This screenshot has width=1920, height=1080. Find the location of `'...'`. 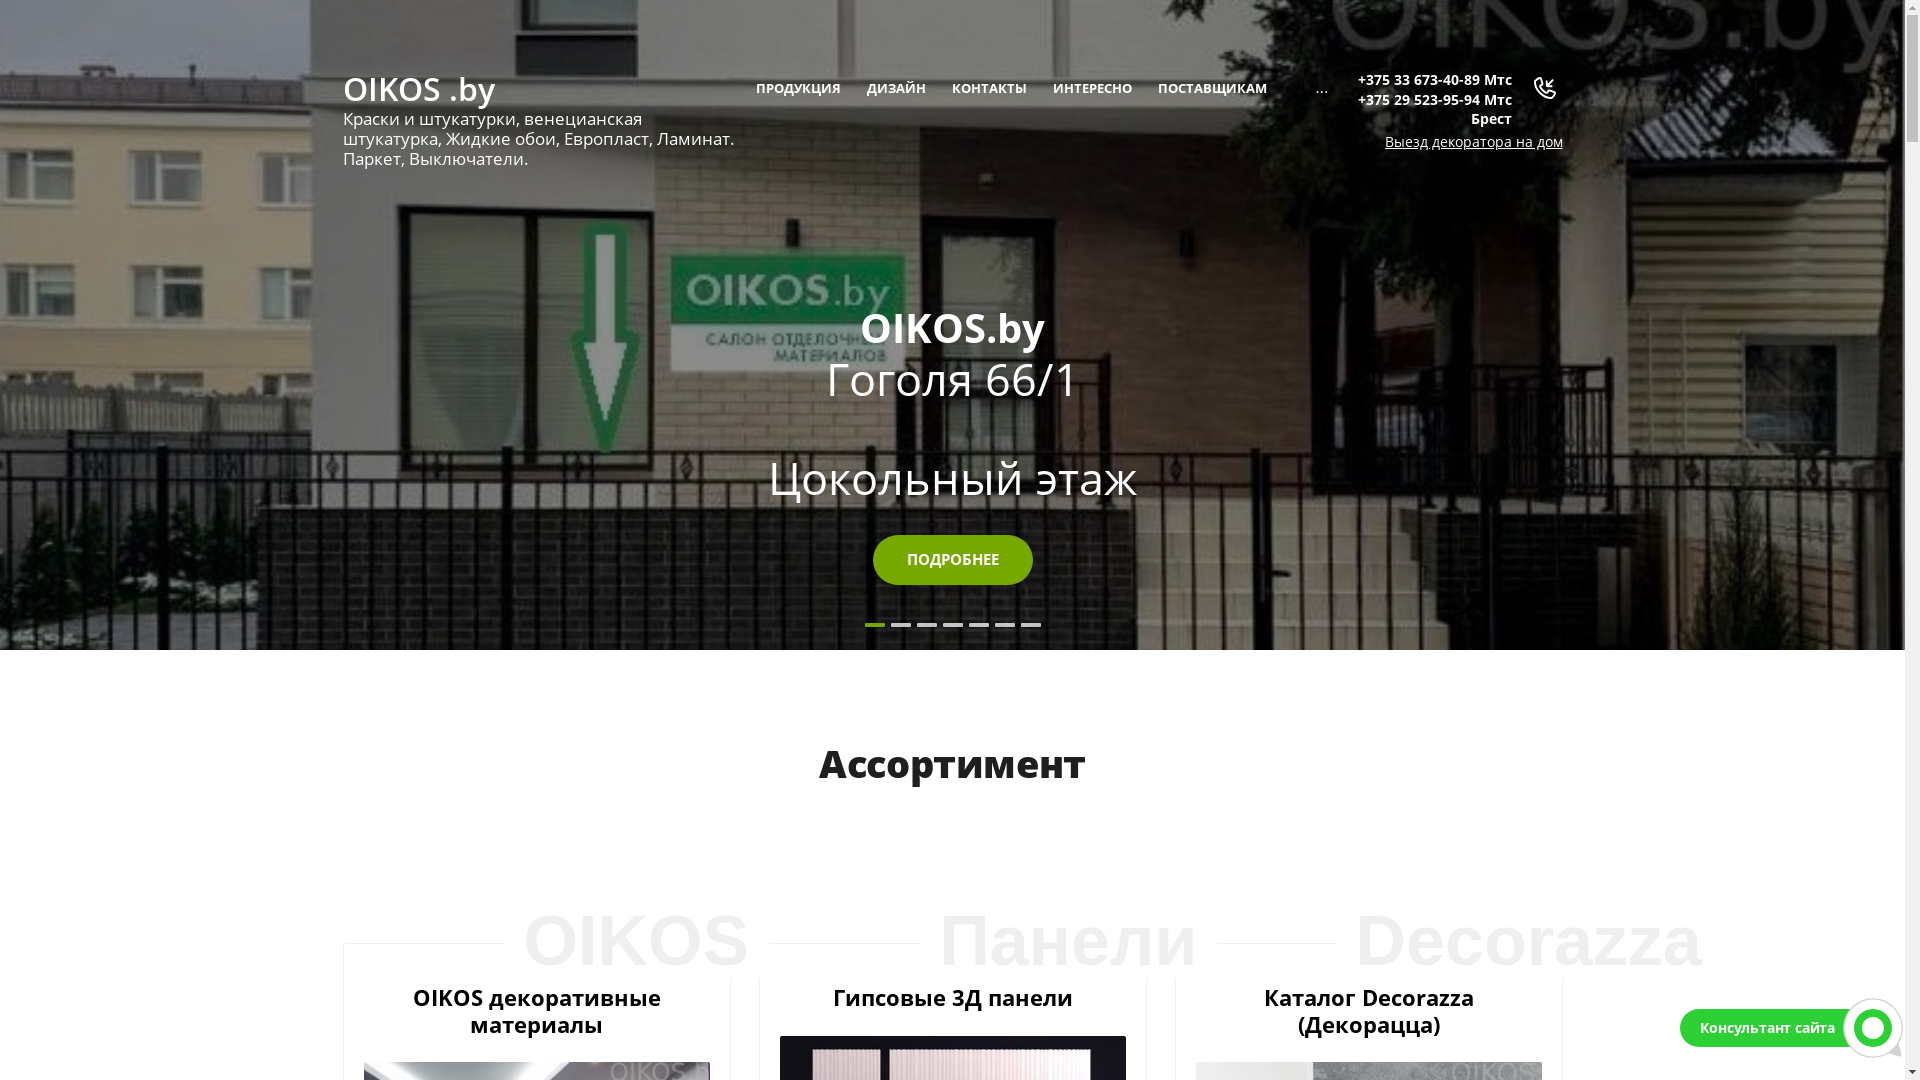

'...' is located at coordinates (1321, 87).